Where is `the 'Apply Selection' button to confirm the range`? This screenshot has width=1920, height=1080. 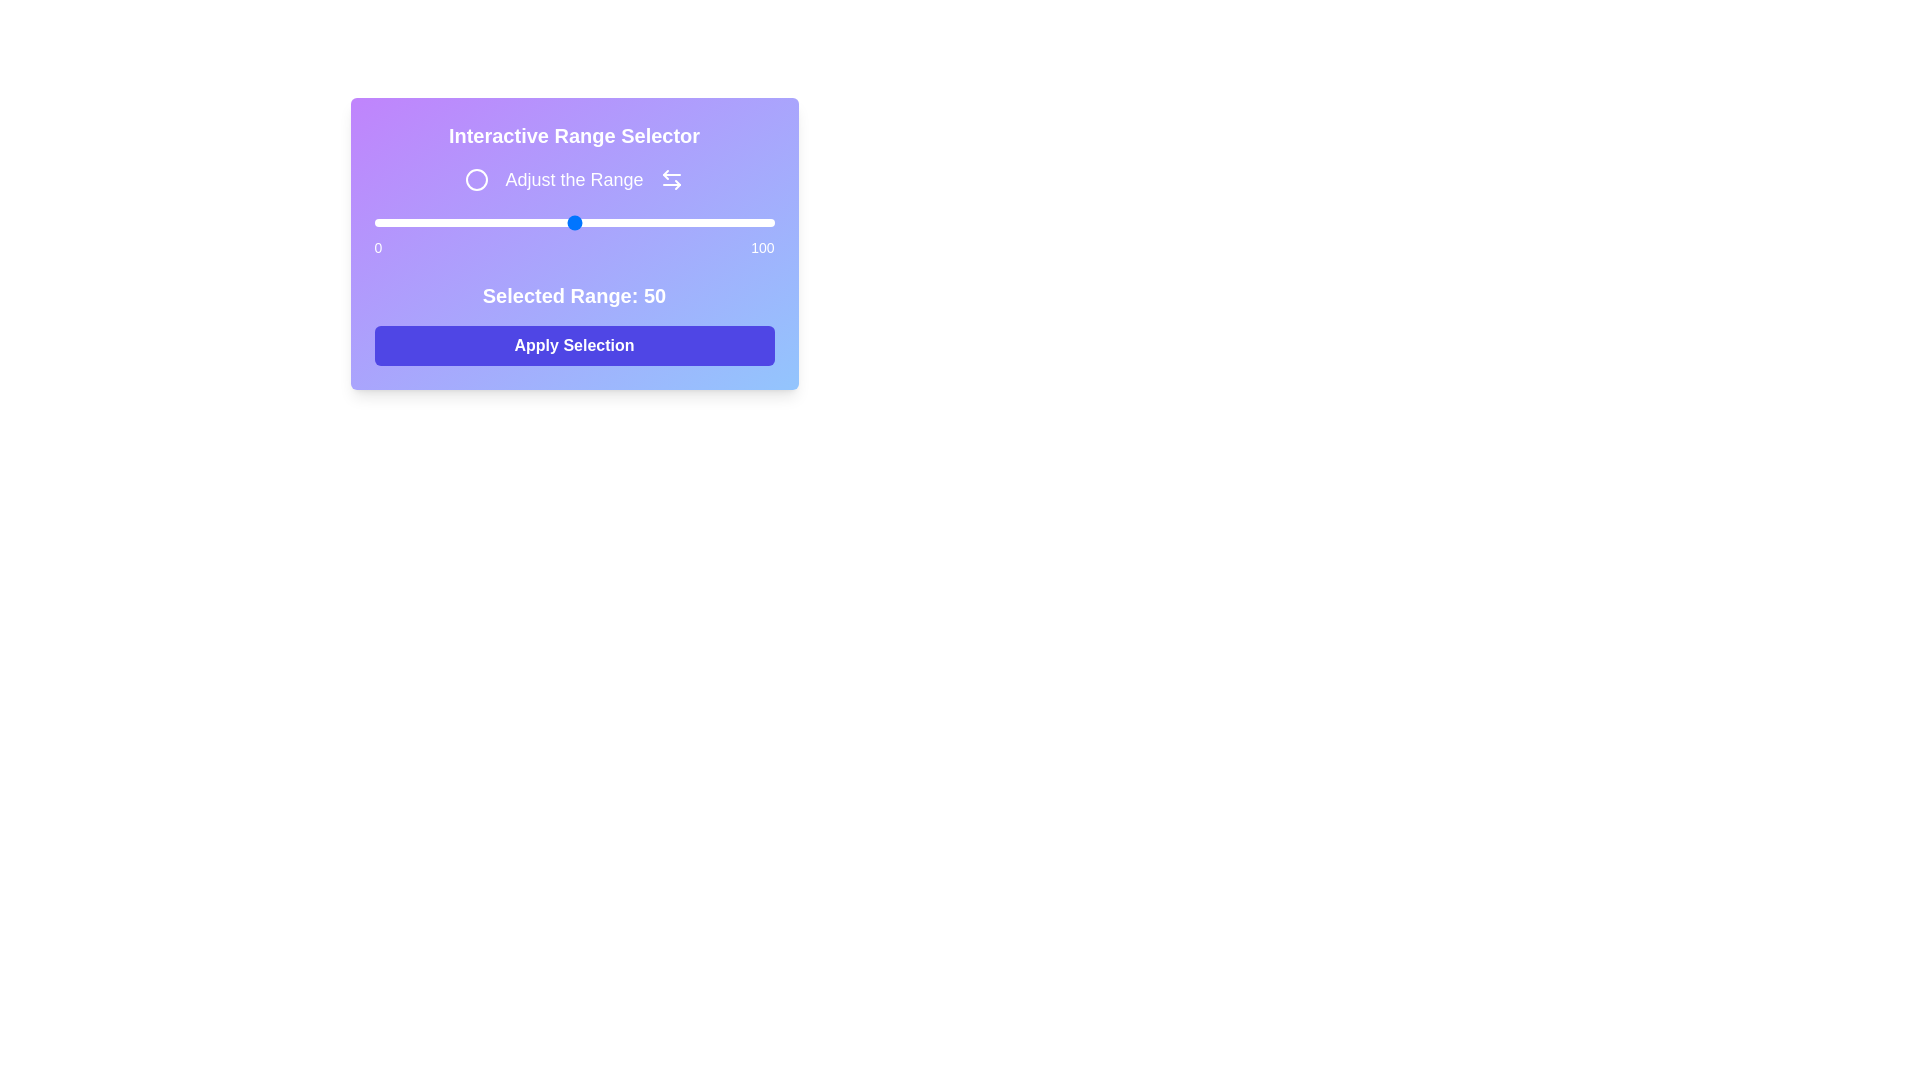
the 'Apply Selection' button to confirm the range is located at coordinates (573, 345).